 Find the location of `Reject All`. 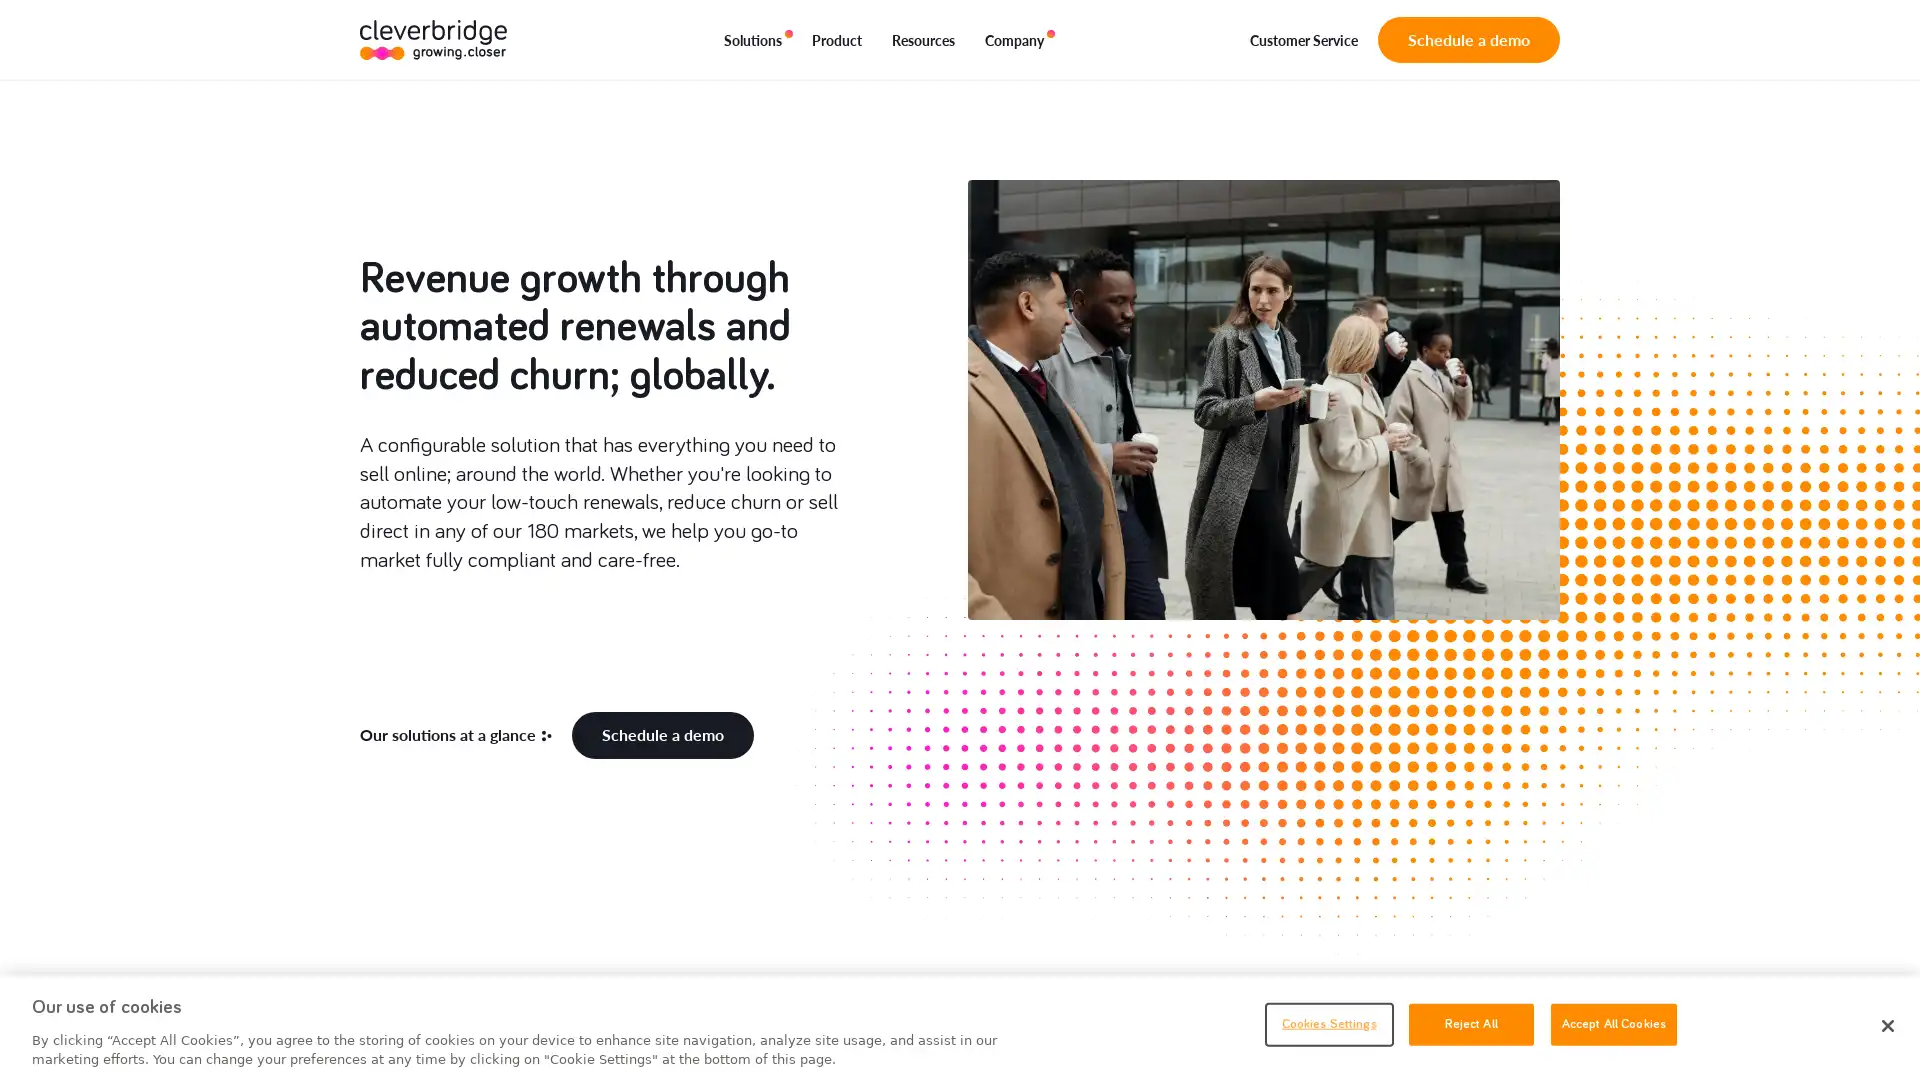

Reject All is located at coordinates (1470, 1023).